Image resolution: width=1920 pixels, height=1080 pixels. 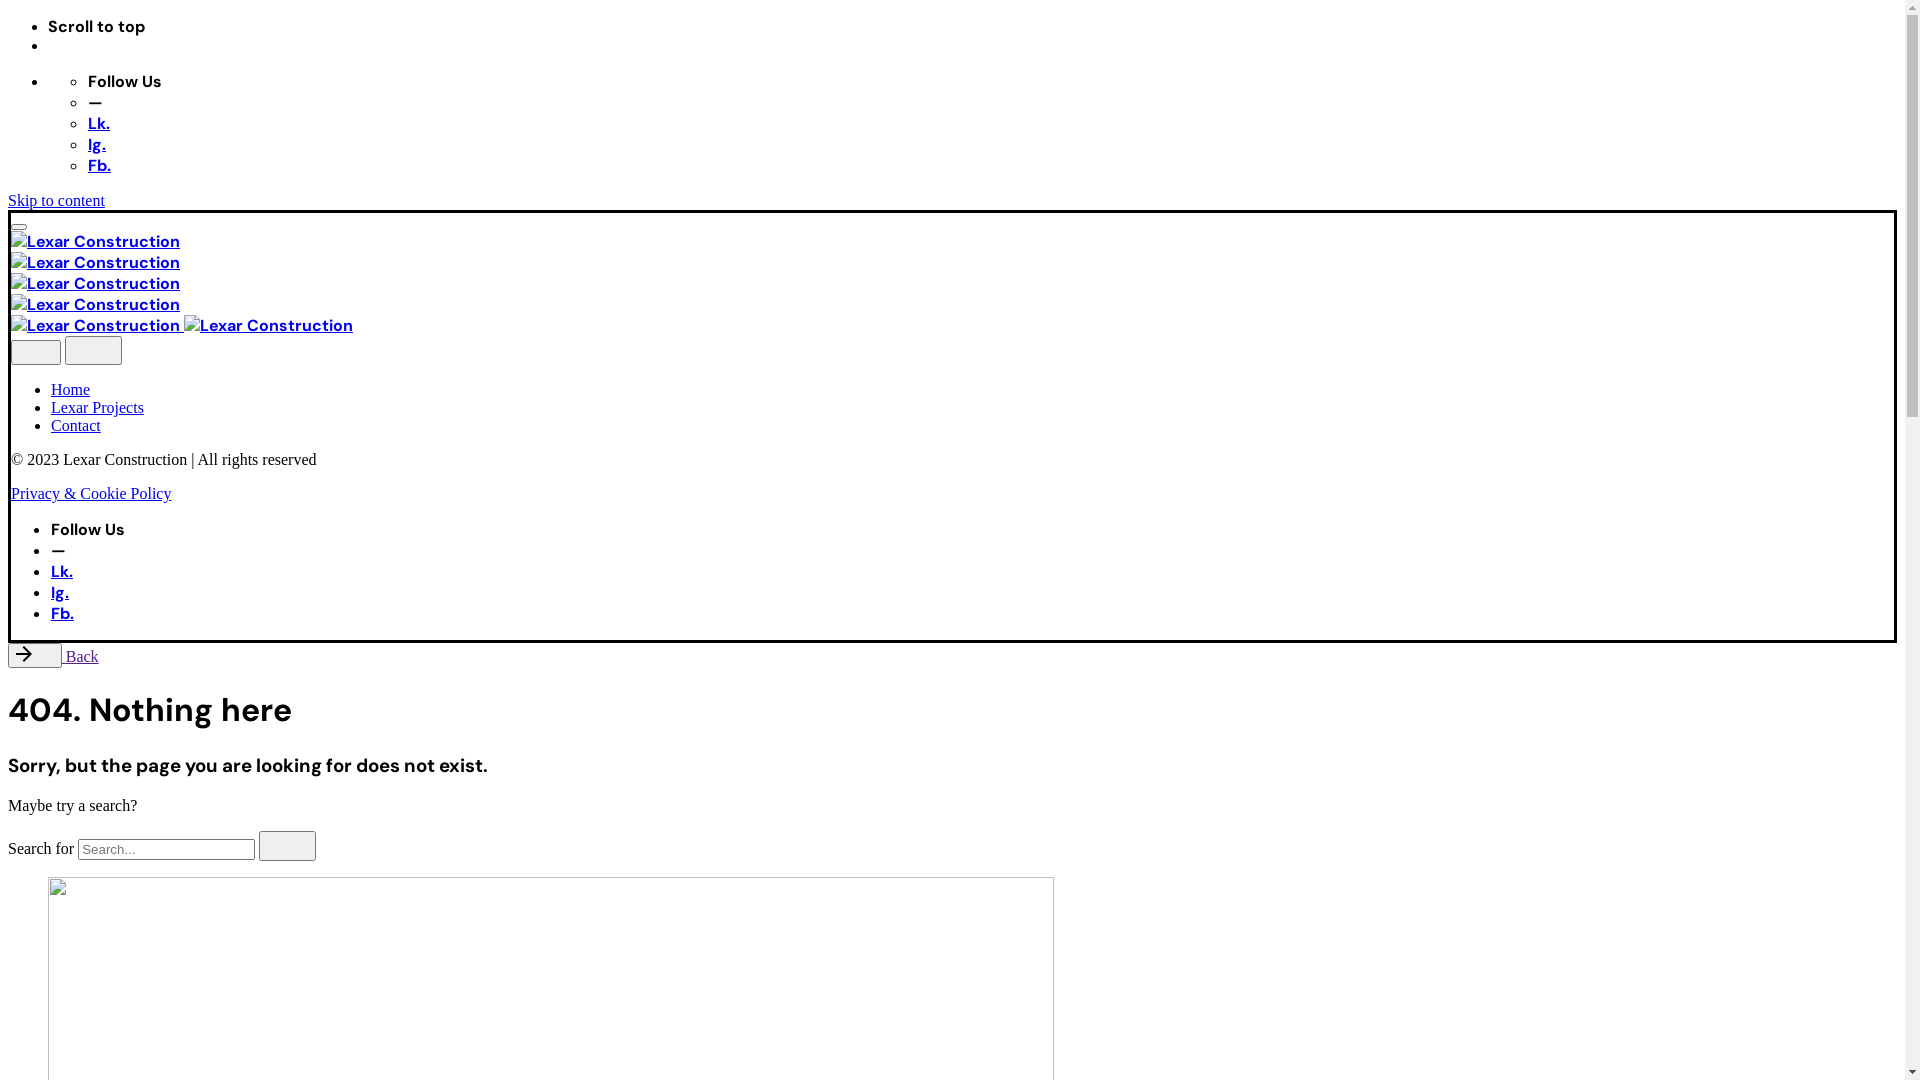 I want to click on 'Ig.', so click(x=86, y=143).